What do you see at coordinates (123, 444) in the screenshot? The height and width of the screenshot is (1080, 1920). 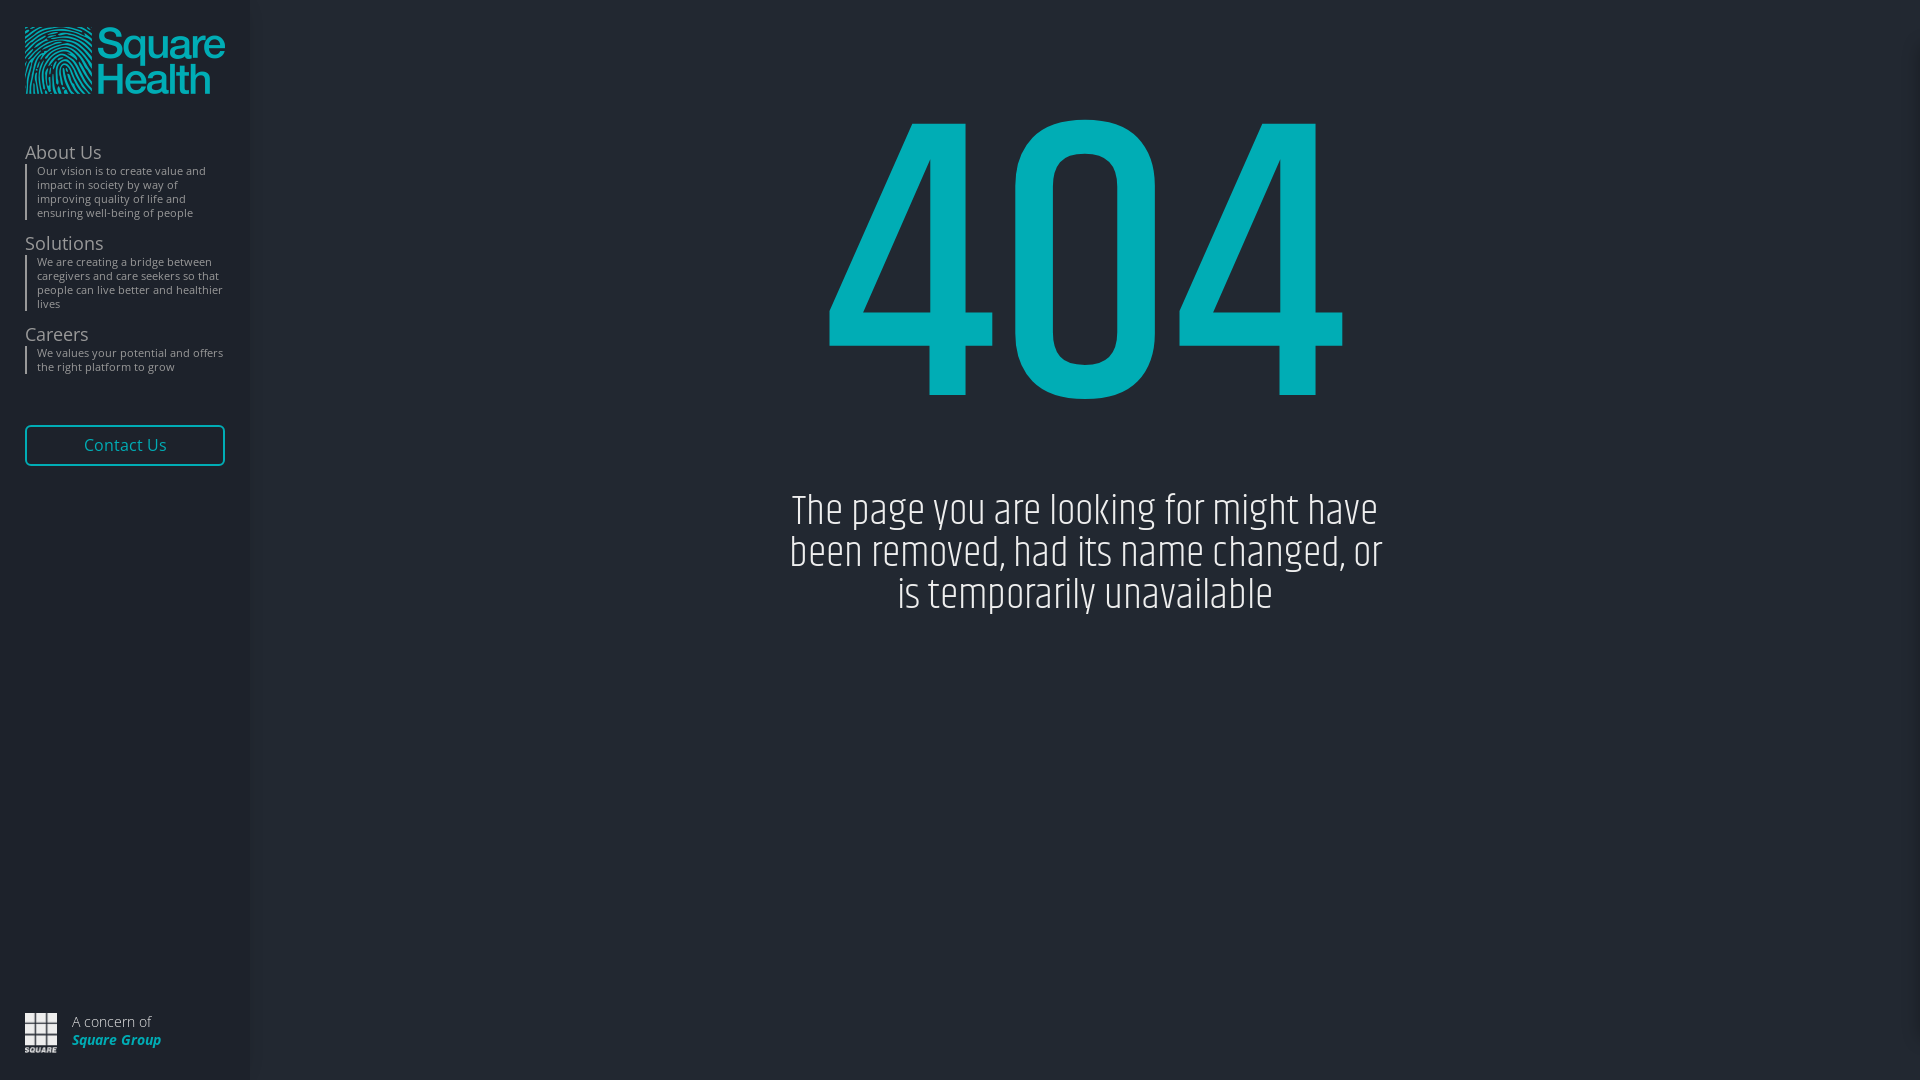 I see `'Contact Us'` at bounding box center [123, 444].